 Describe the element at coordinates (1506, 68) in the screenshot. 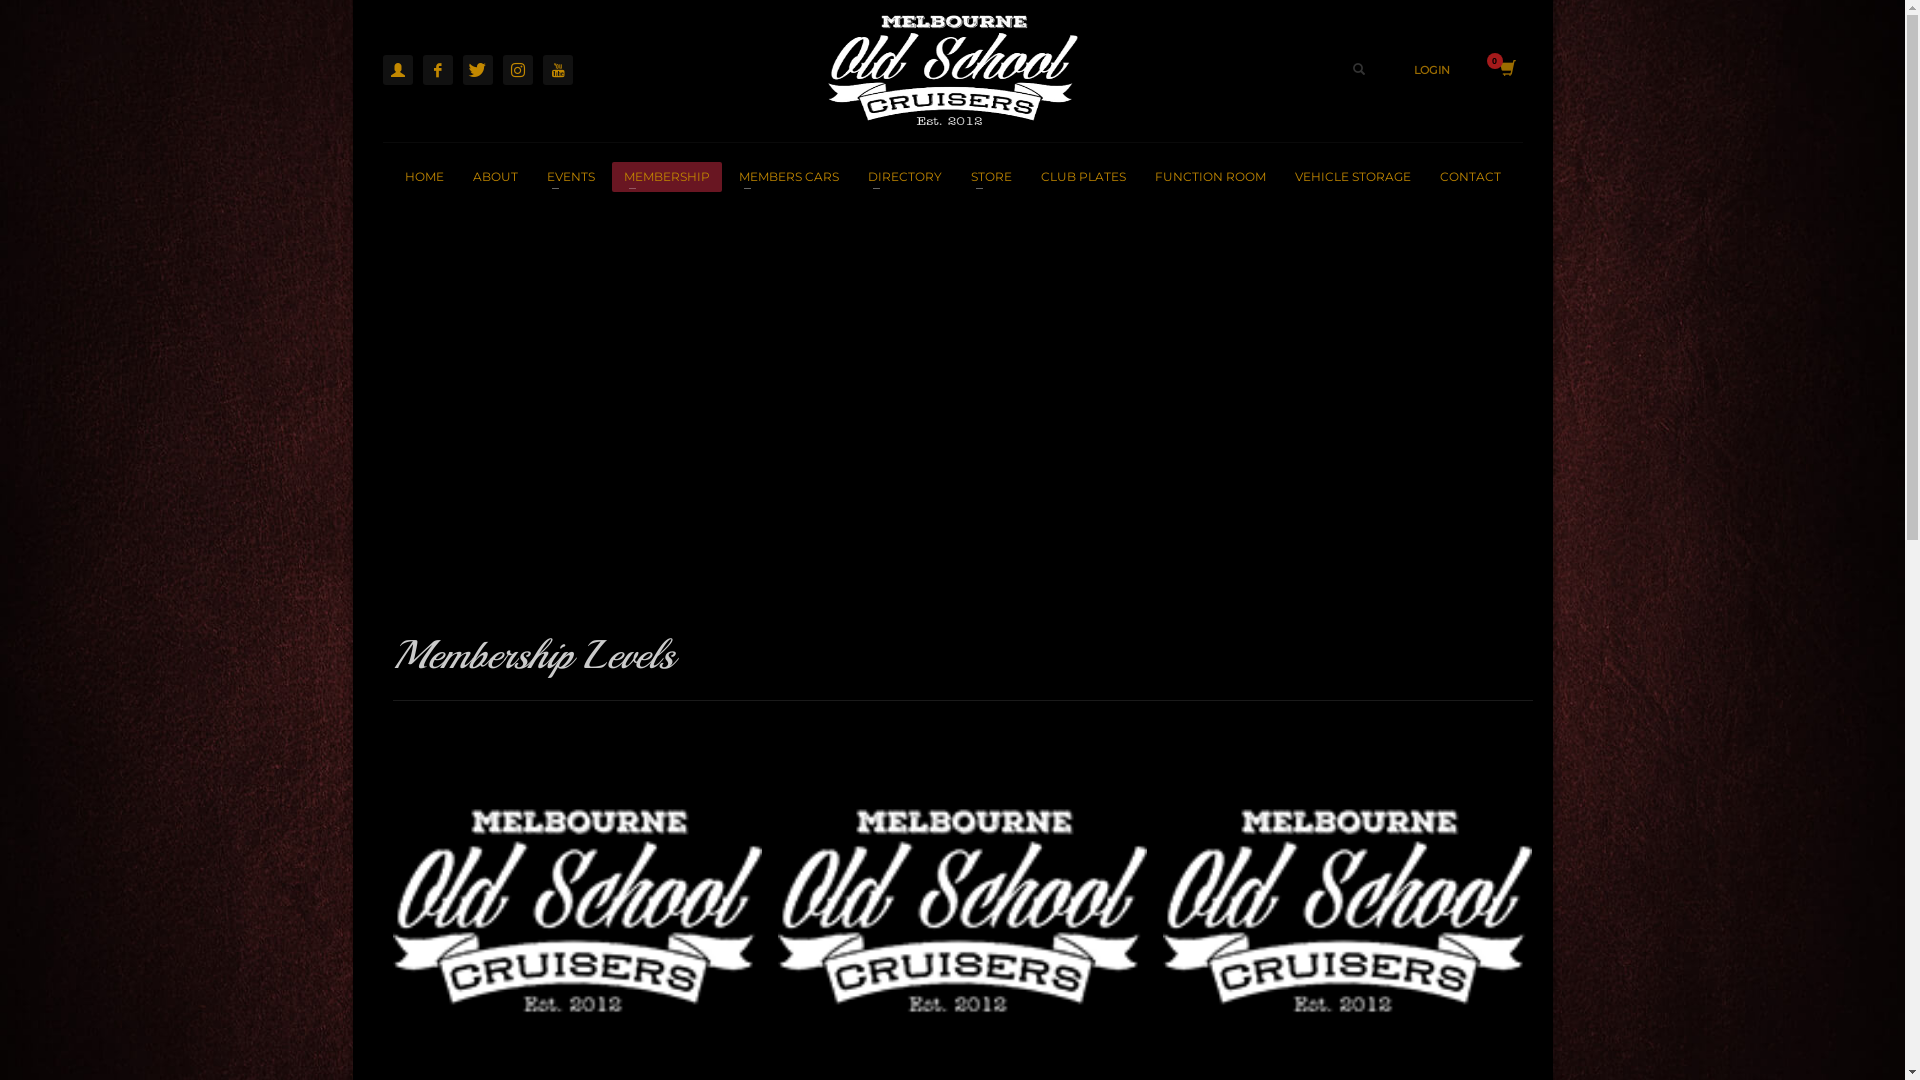

I see `'View your shopping cart'` at that location.